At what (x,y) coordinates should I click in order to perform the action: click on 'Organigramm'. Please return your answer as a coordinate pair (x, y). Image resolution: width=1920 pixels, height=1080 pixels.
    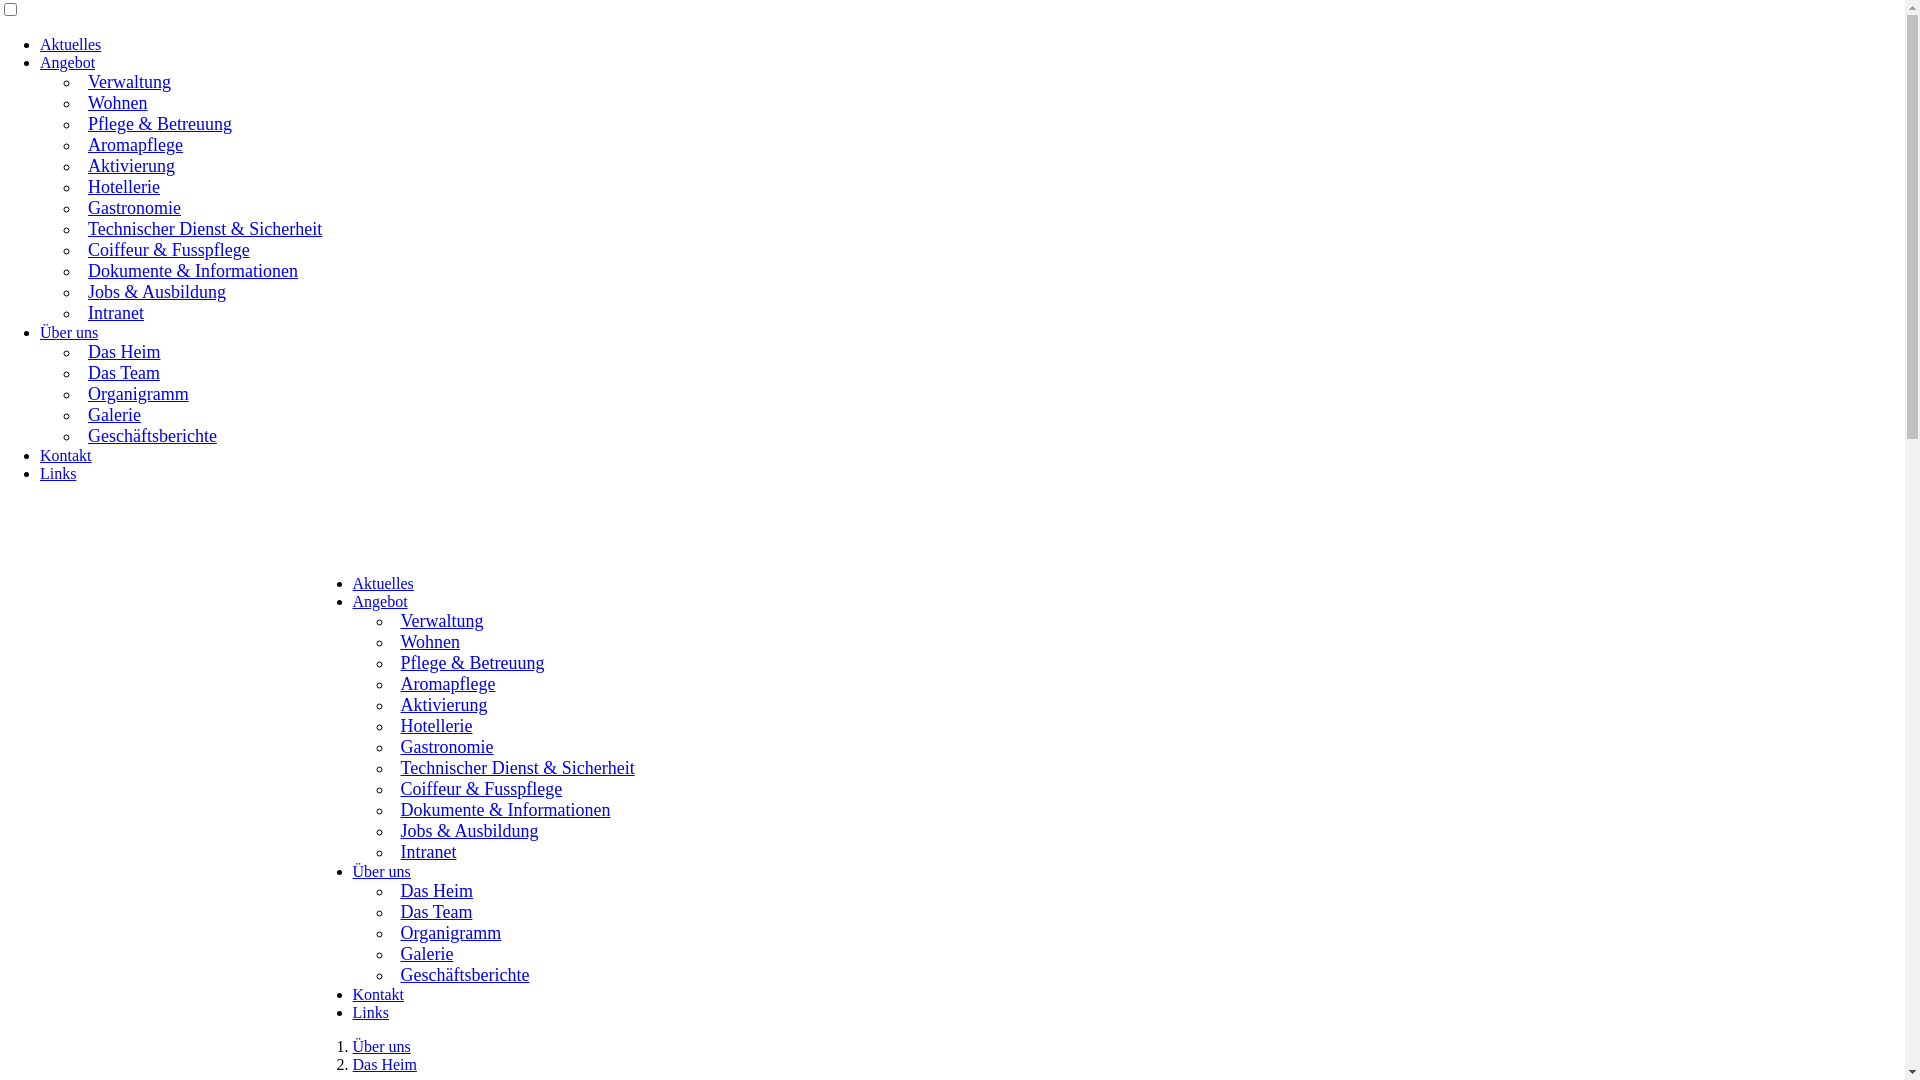
    Looking at the image, I should click on (447, 930).